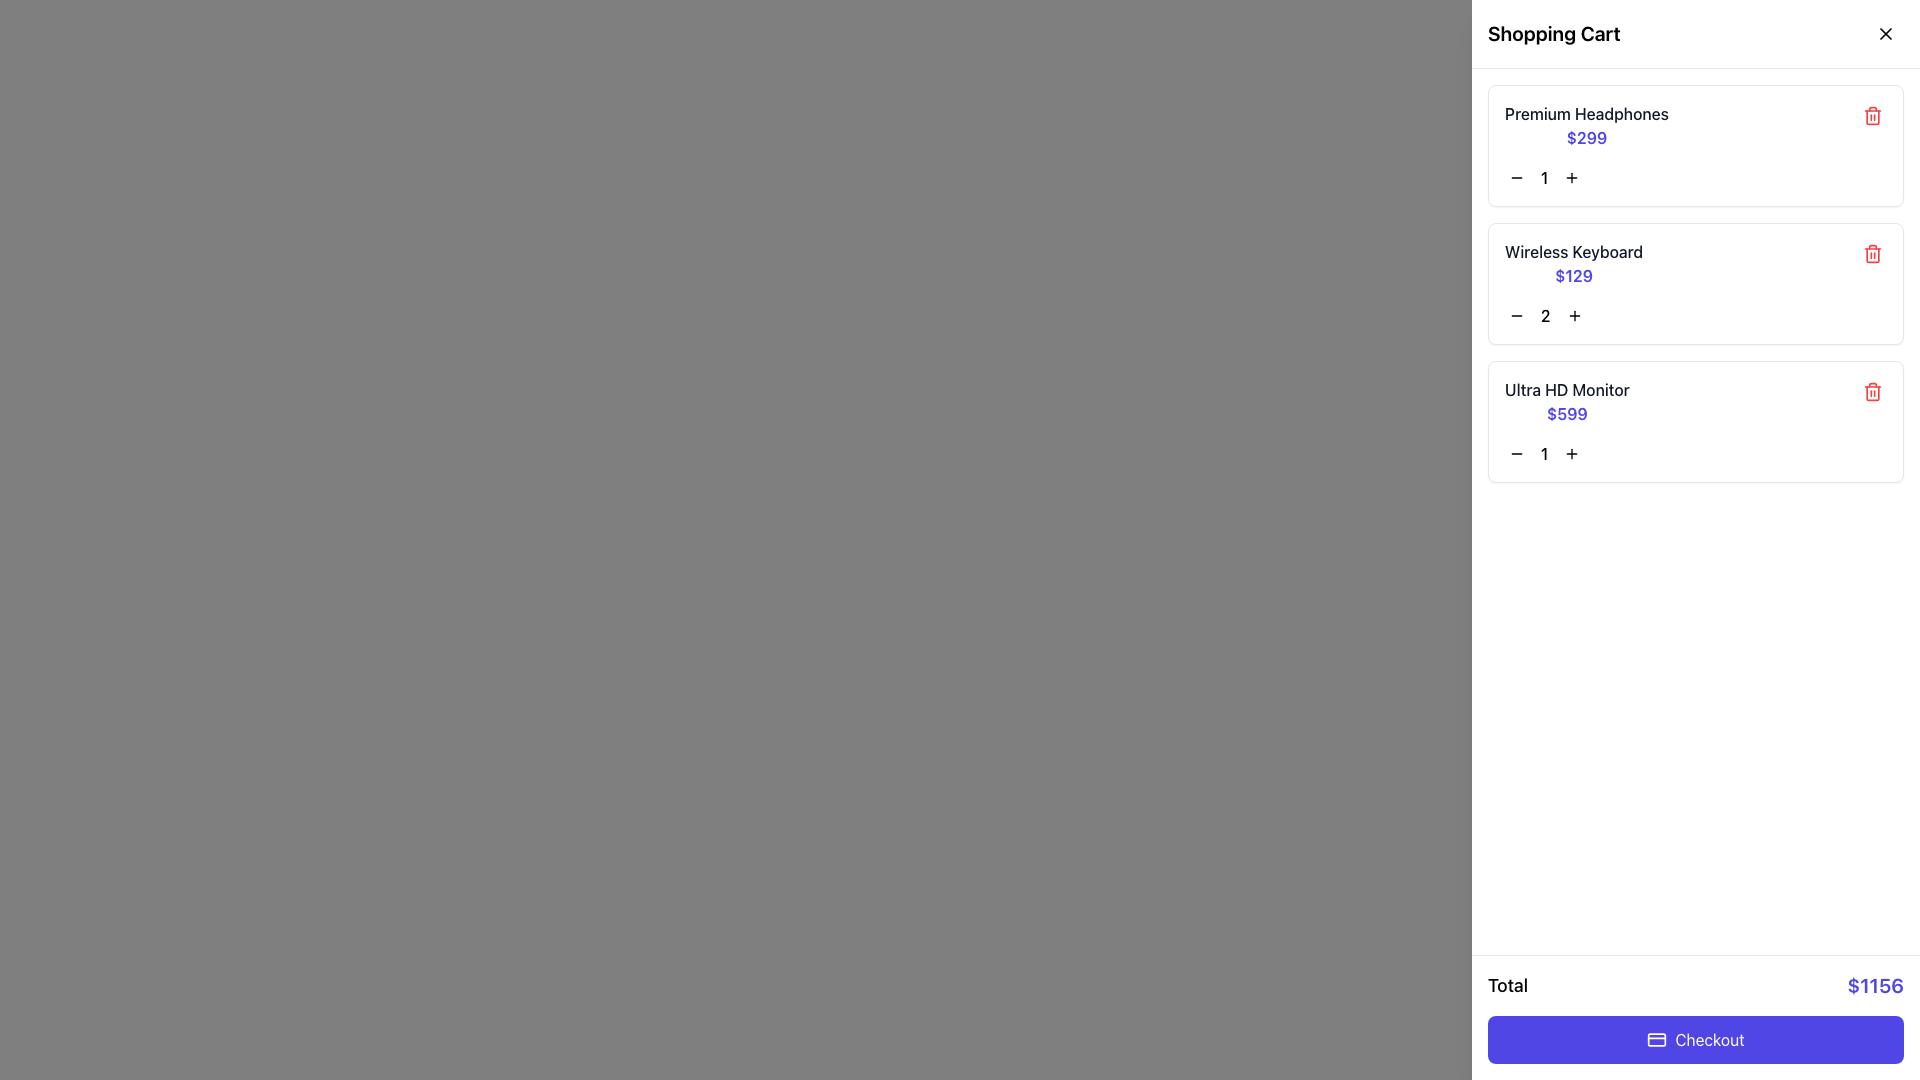 This screenshot has width=1920, height=1080. I want to click on the text displaying the price '$299' in indigo font located below the label 'Premium Headphones' in the shopping cart interface, so click(1586, 137).